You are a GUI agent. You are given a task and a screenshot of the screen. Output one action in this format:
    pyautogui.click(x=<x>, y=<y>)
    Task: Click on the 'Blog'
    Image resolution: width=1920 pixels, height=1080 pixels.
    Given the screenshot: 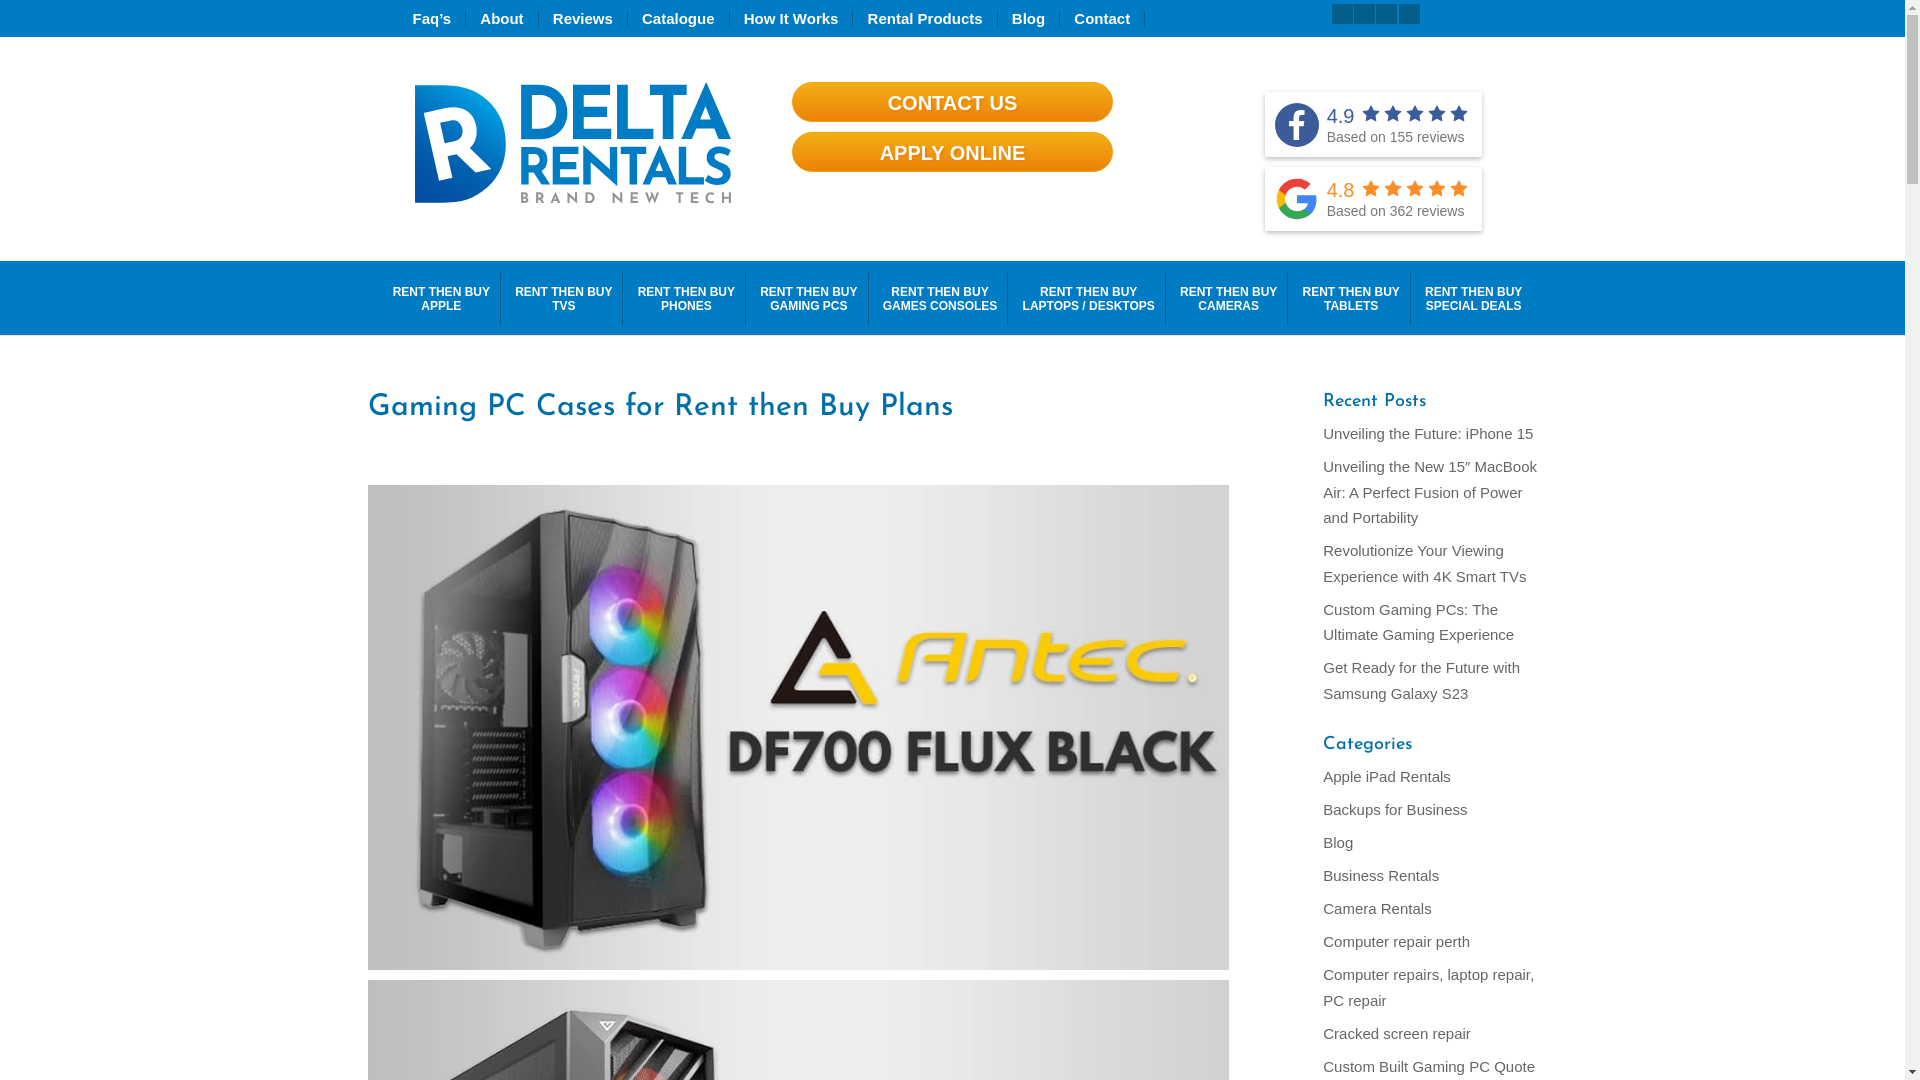 What is the action you would take?
    pyautogui.click(x=1036, y=19)
    